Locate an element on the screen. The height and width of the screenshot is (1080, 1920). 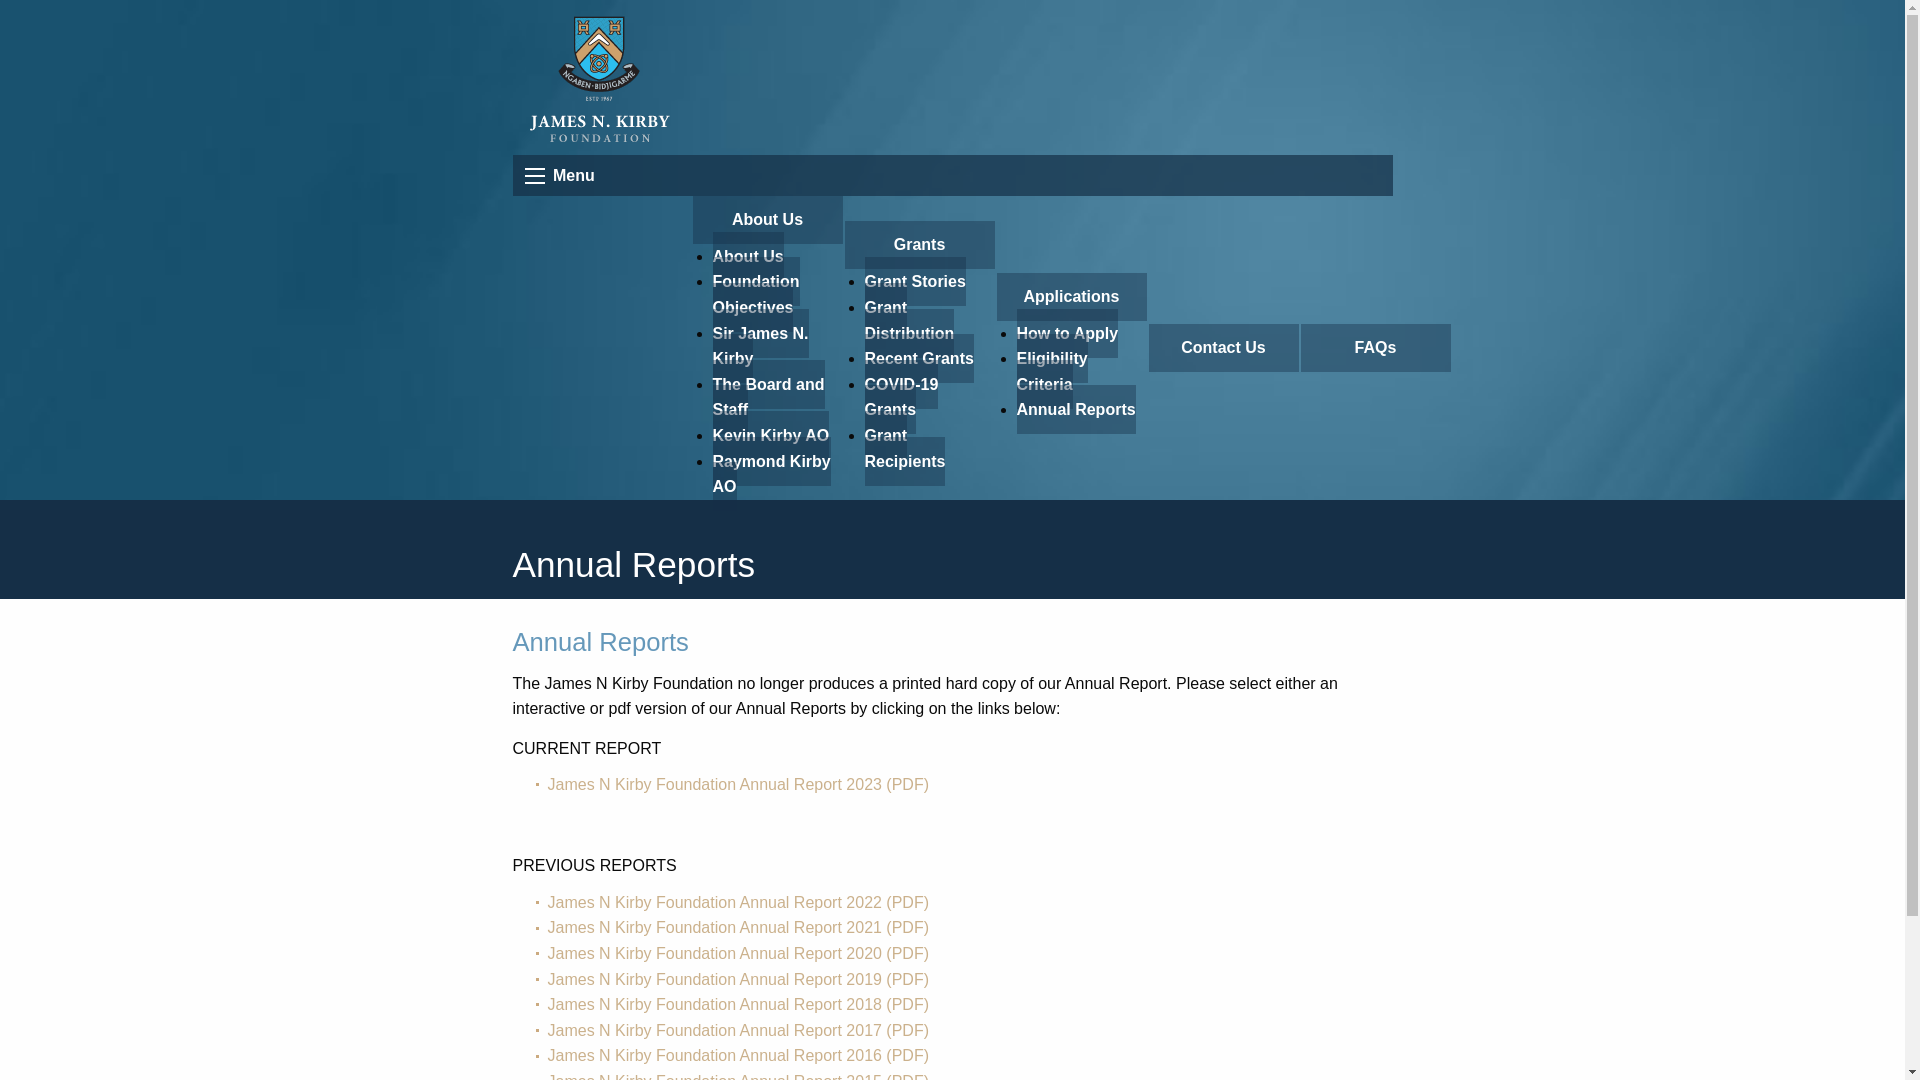
'How to Apply' is located at coordinates (1065, 332).